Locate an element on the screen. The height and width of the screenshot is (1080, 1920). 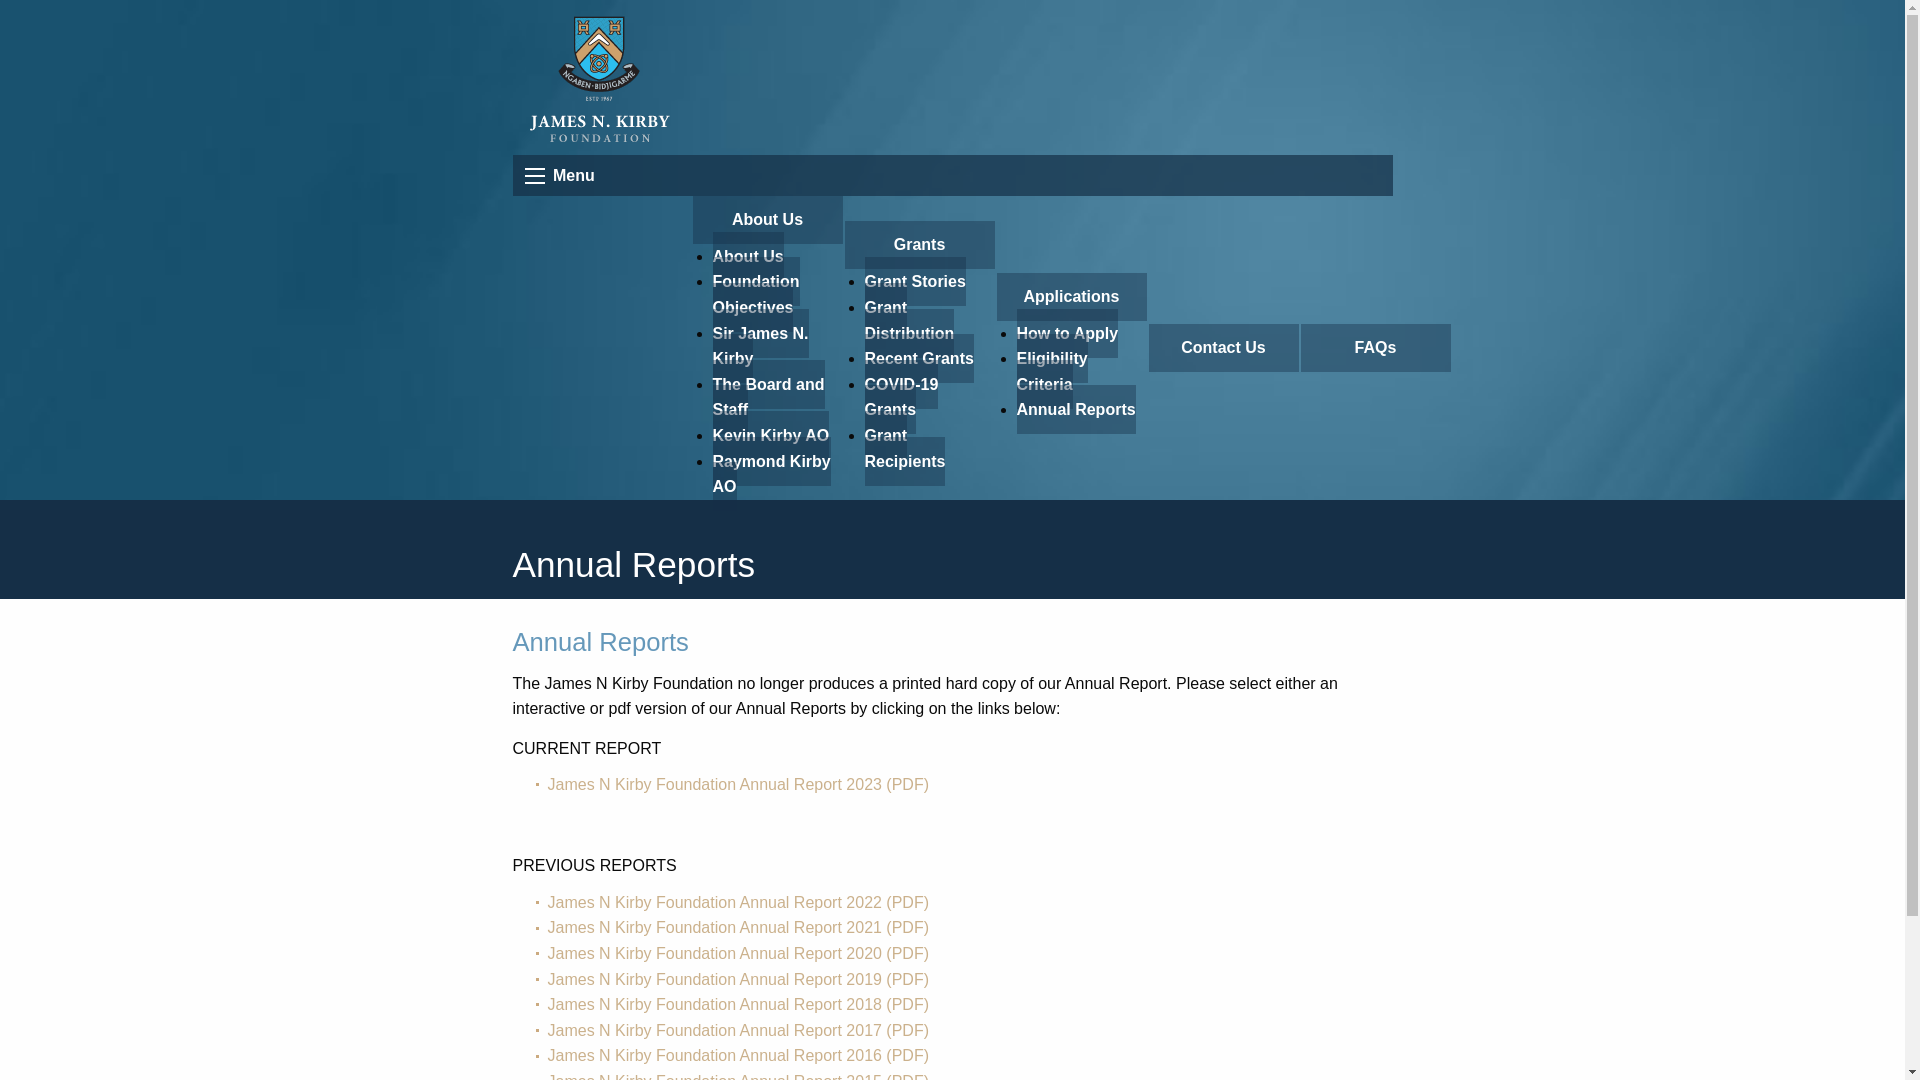
'How to Apply' is located at coordinates (1065, 332).